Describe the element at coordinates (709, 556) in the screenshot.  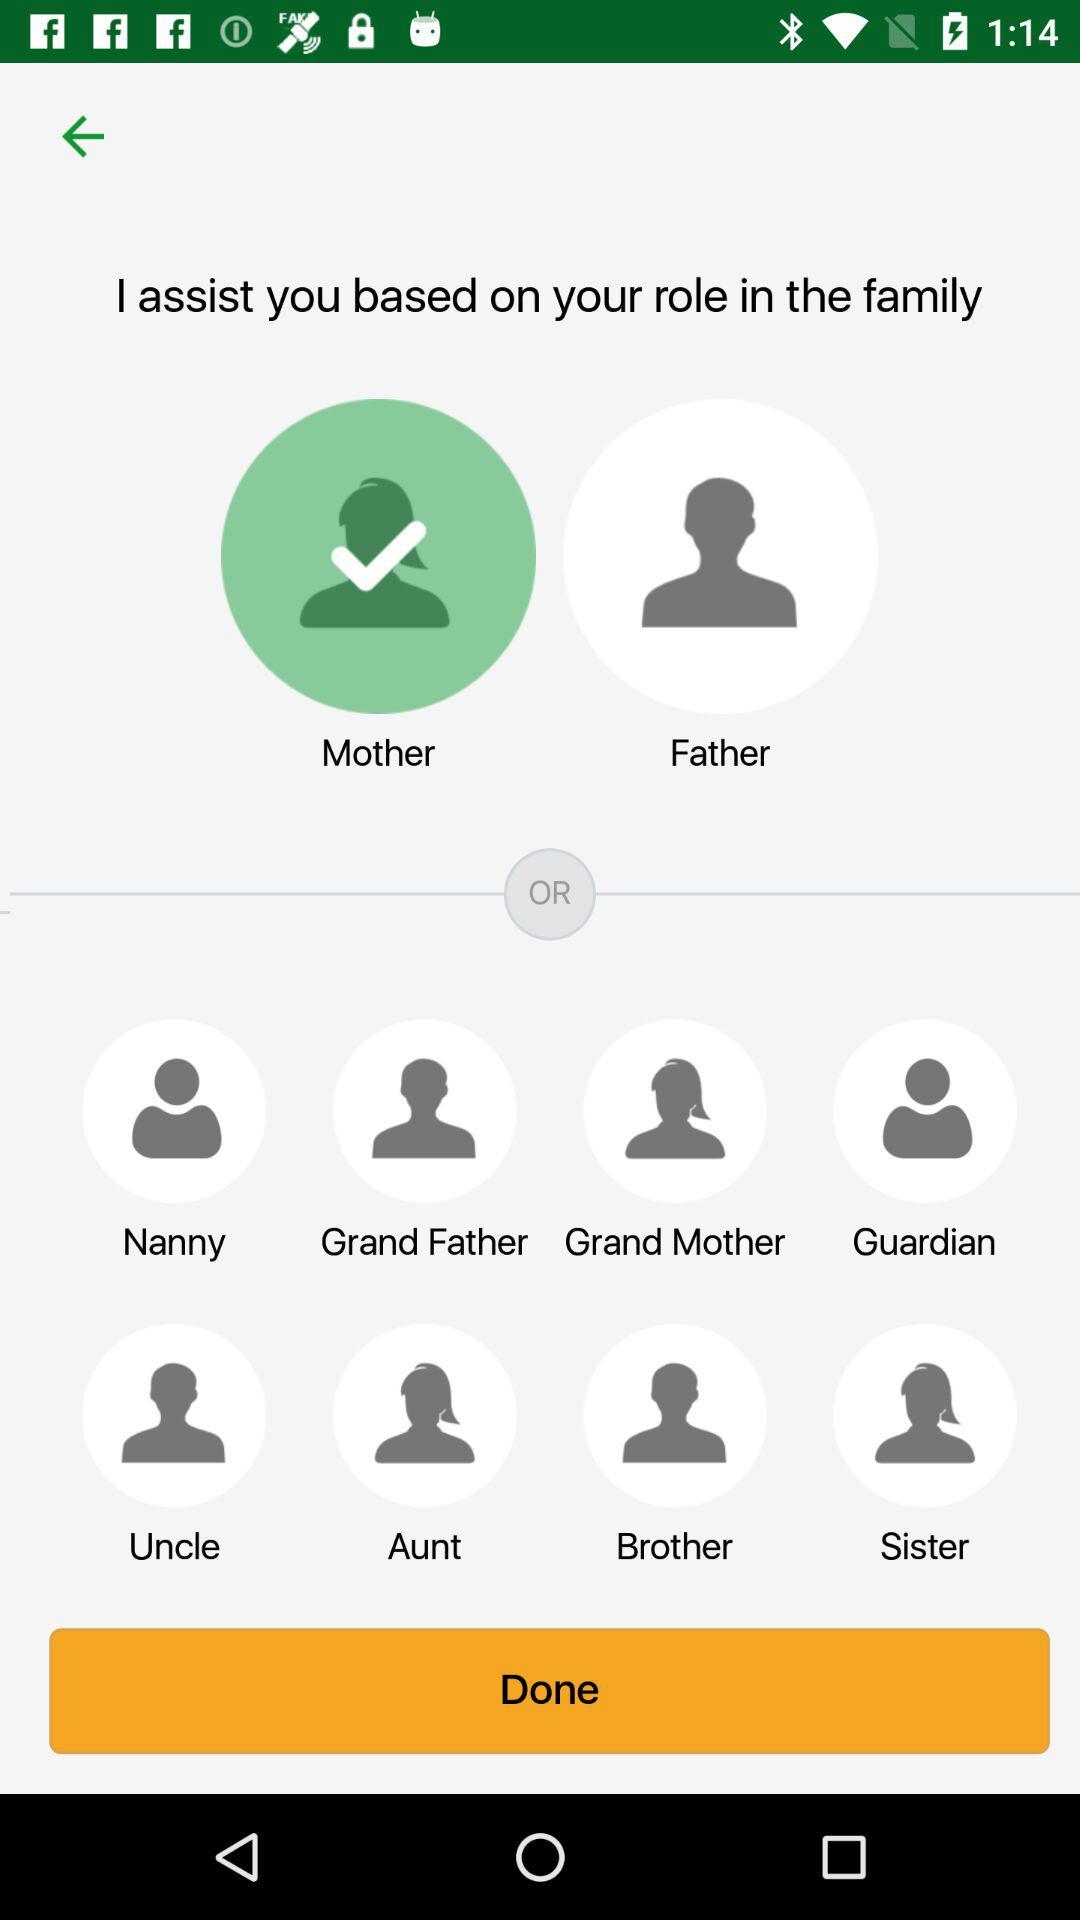
I see `switch to father` at that location.